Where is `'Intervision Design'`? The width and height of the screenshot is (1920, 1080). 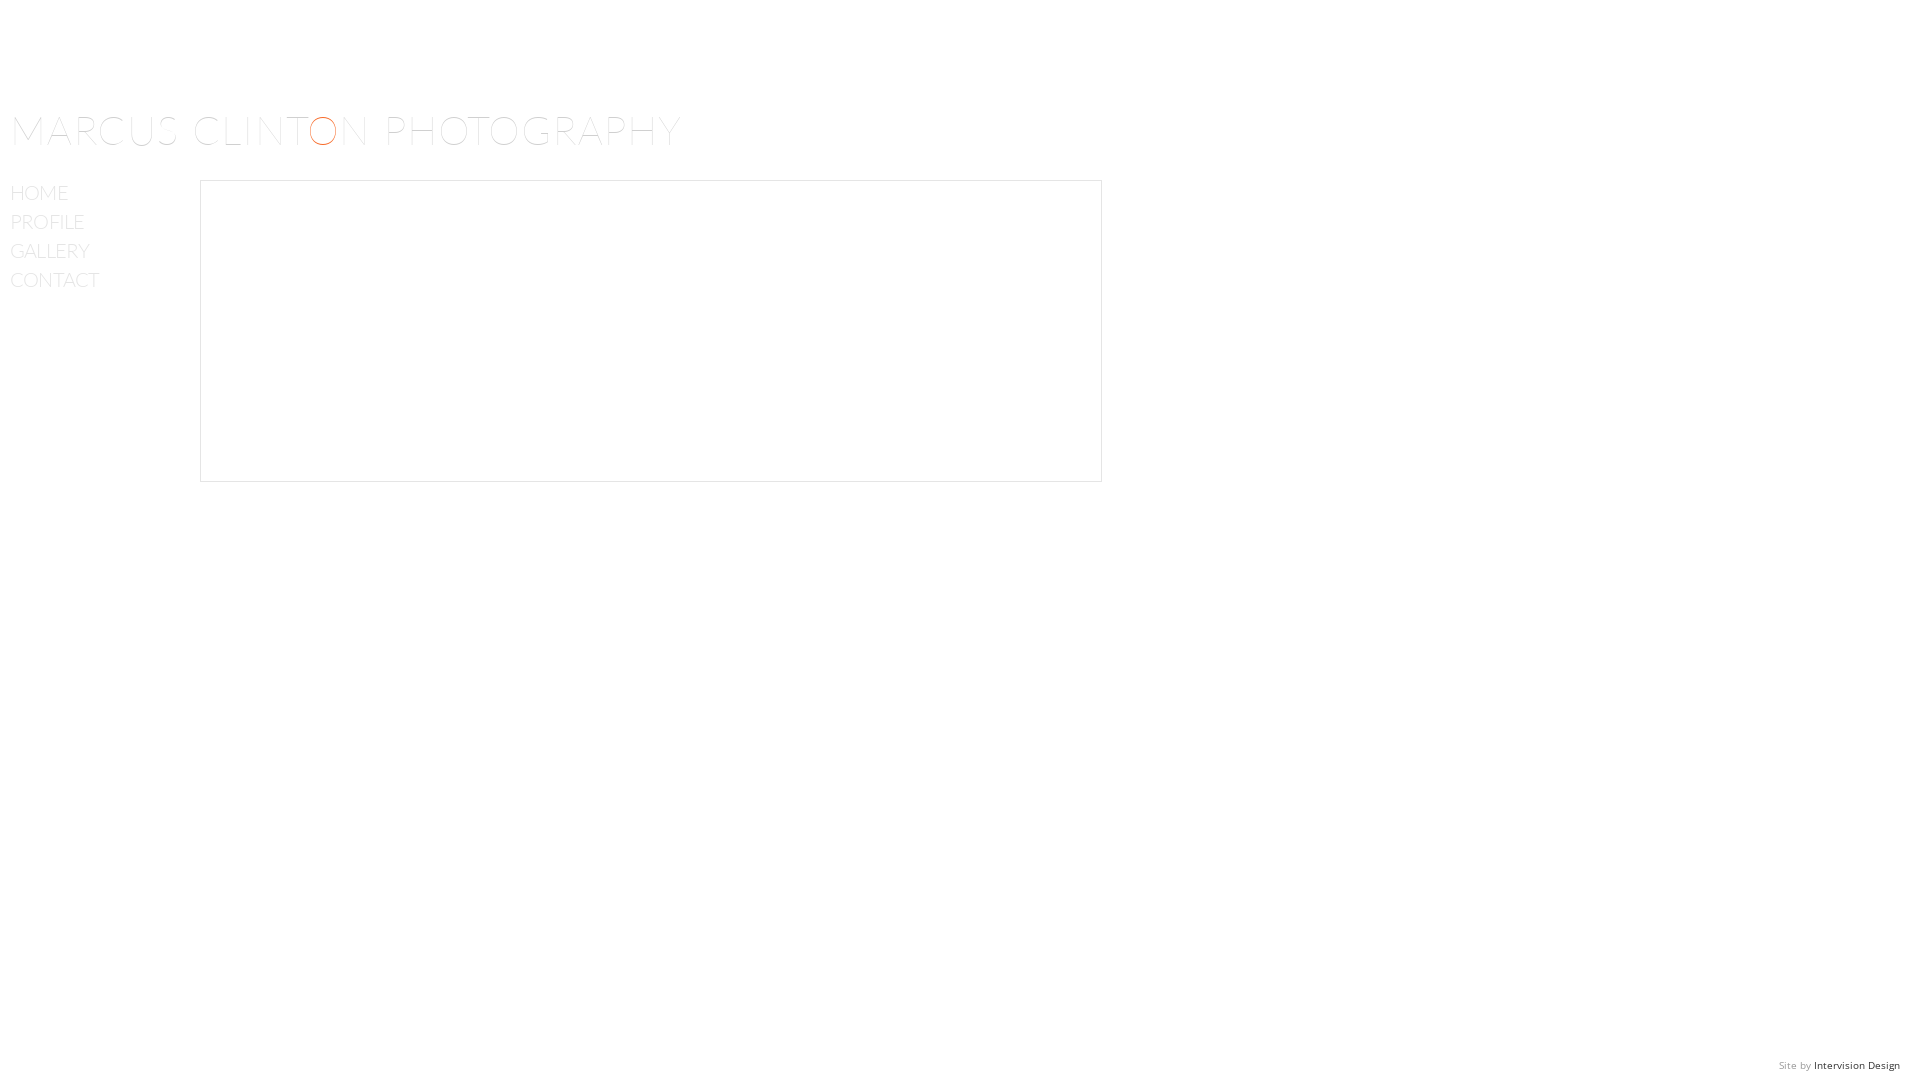 'Intervision Design' is located at coordinates (1814, 1063).